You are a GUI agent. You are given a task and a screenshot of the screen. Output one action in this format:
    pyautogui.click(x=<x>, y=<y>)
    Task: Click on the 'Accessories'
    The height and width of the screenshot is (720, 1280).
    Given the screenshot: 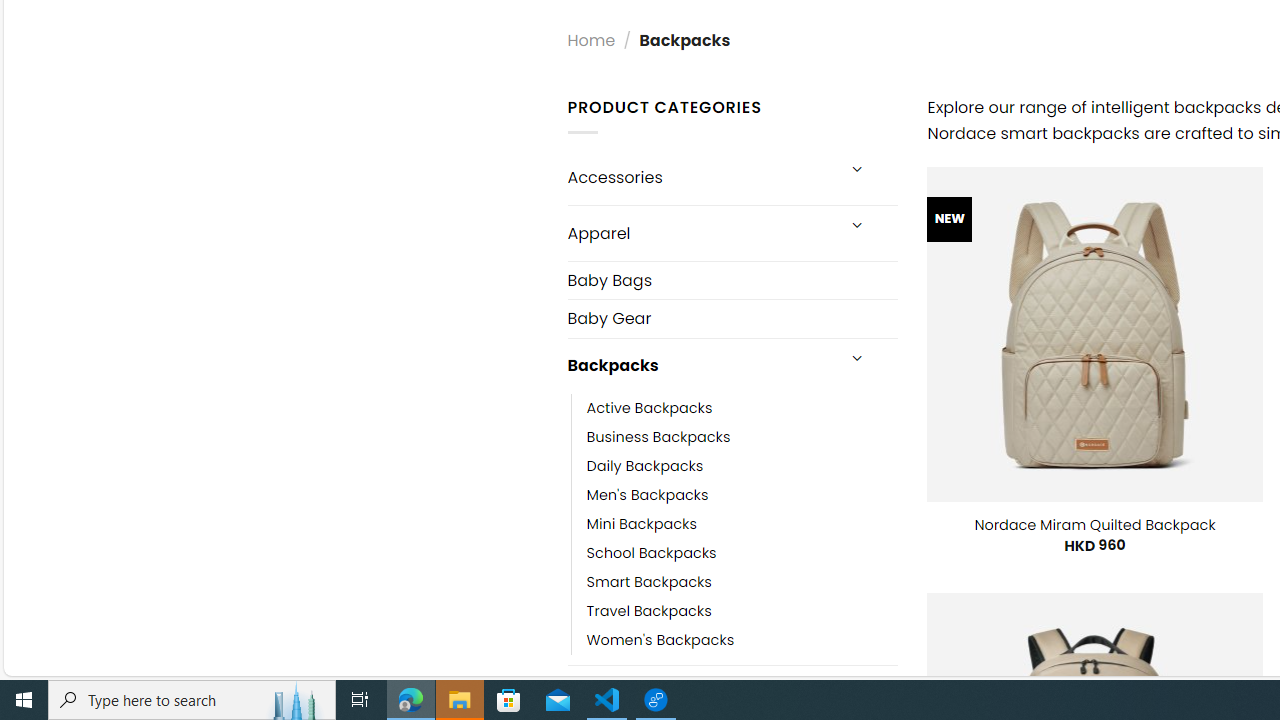 What is the action you would take?
    pyautogui.click(x=700, y=176)
    